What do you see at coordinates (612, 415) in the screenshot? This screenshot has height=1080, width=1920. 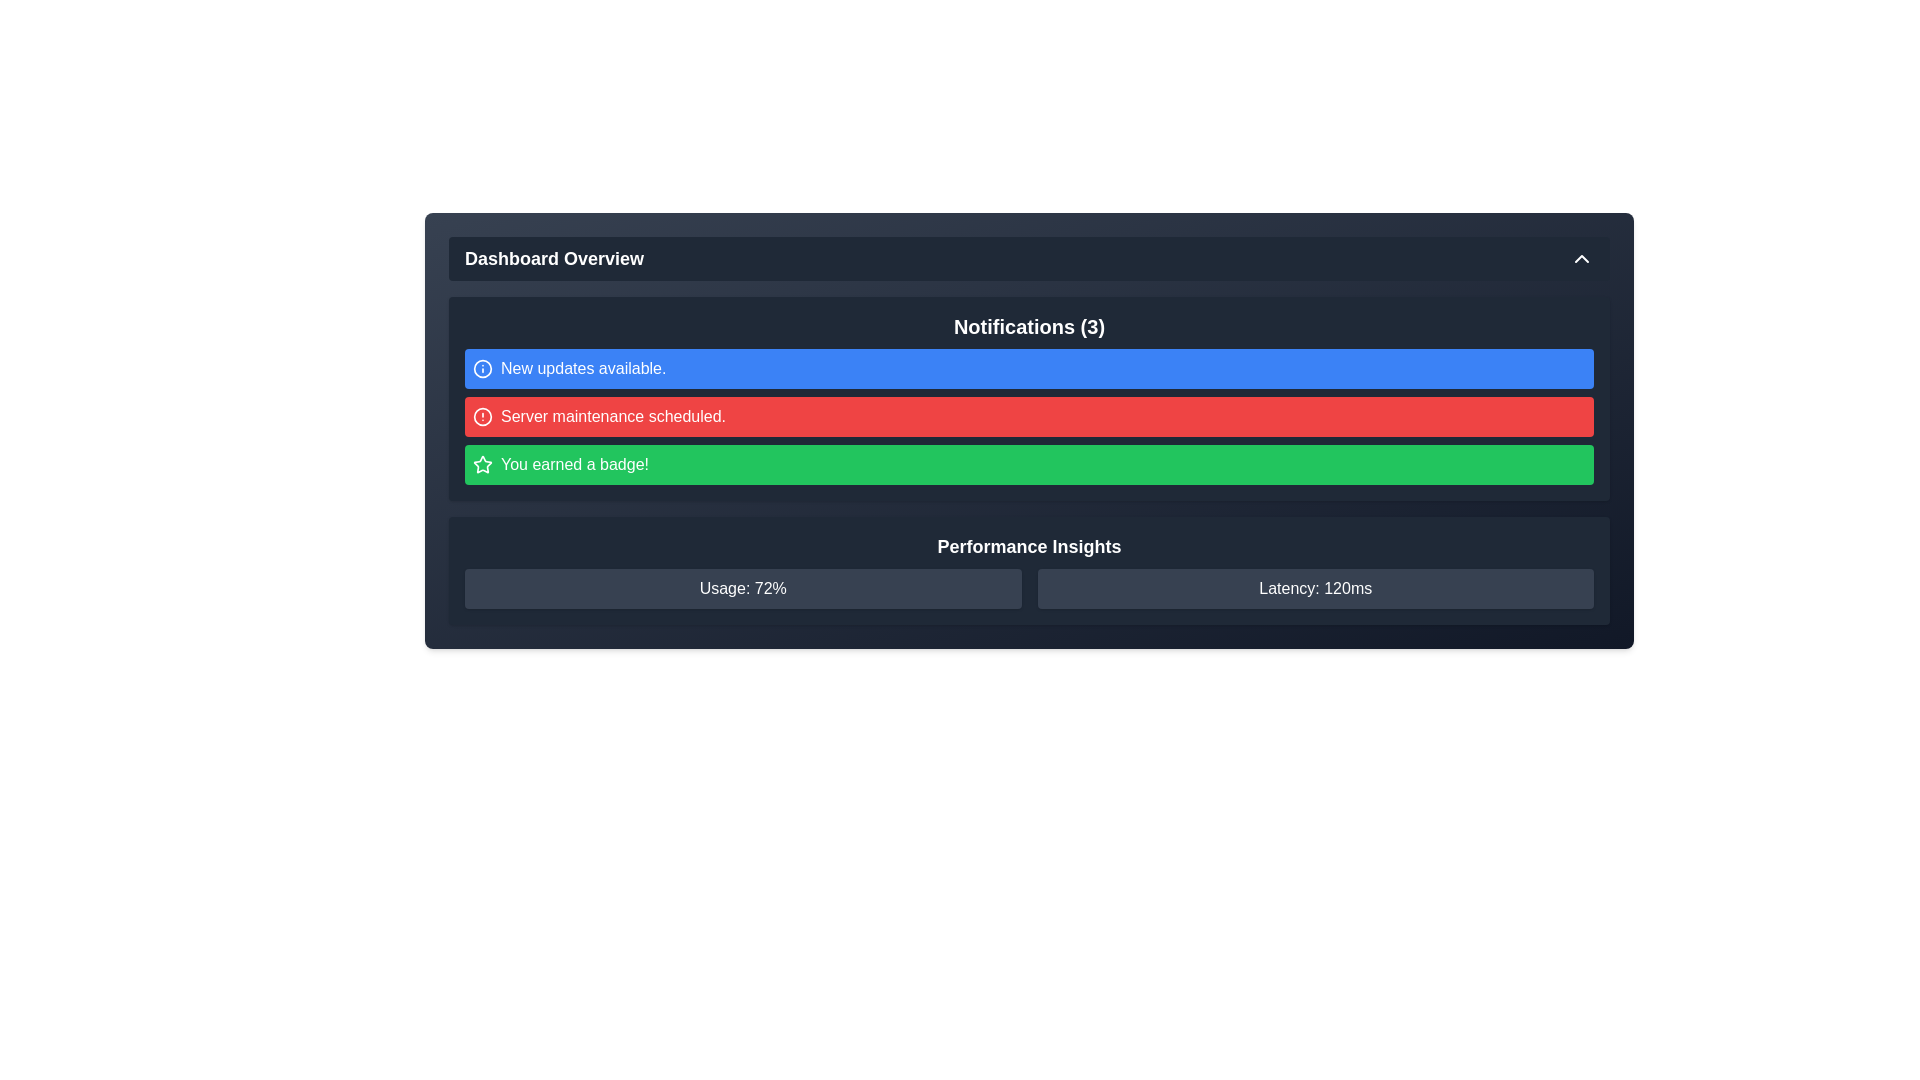 I see `text from the notification banner that conveys important information about server maintenance, which is the second element in the notifications list` at bounding box center [612, 415].